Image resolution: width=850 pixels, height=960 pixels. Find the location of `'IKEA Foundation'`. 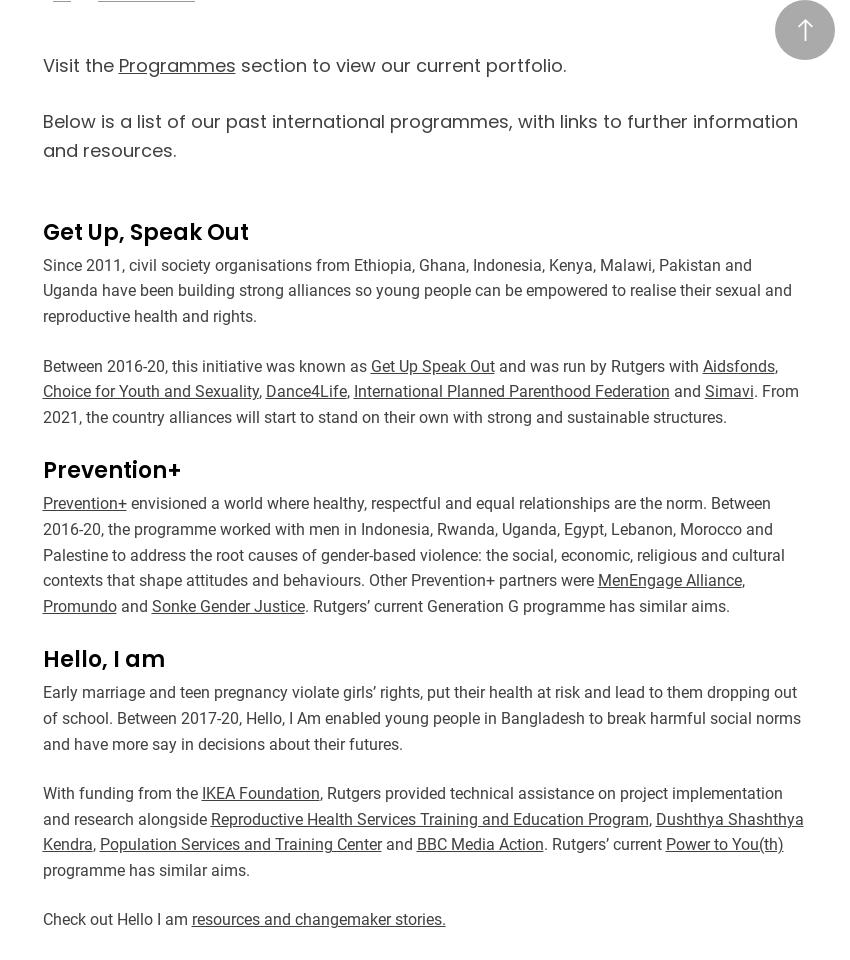

'IKEA Foundation' is located at coordinates (259, 793).